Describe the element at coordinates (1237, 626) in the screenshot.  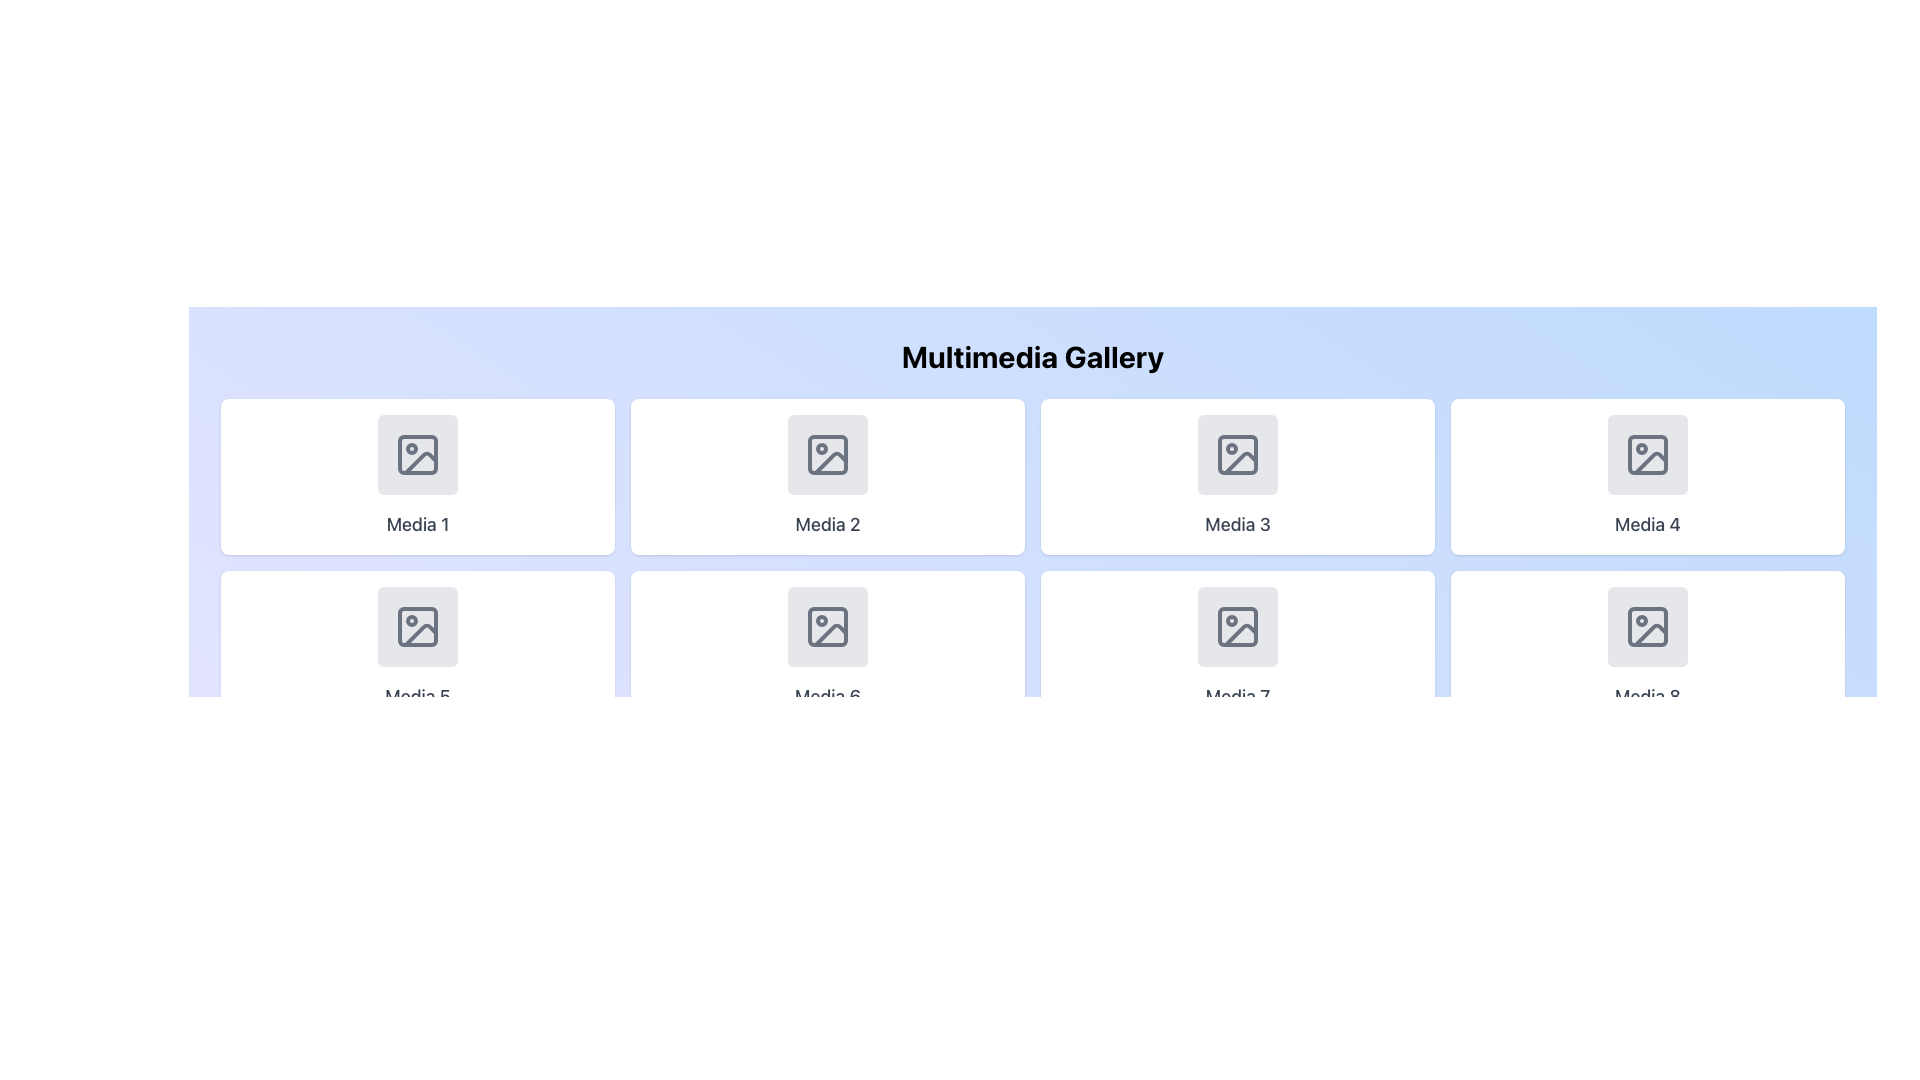
I see `the decorative placeholder icon for media content located under the label 'Media 7'` at that location.